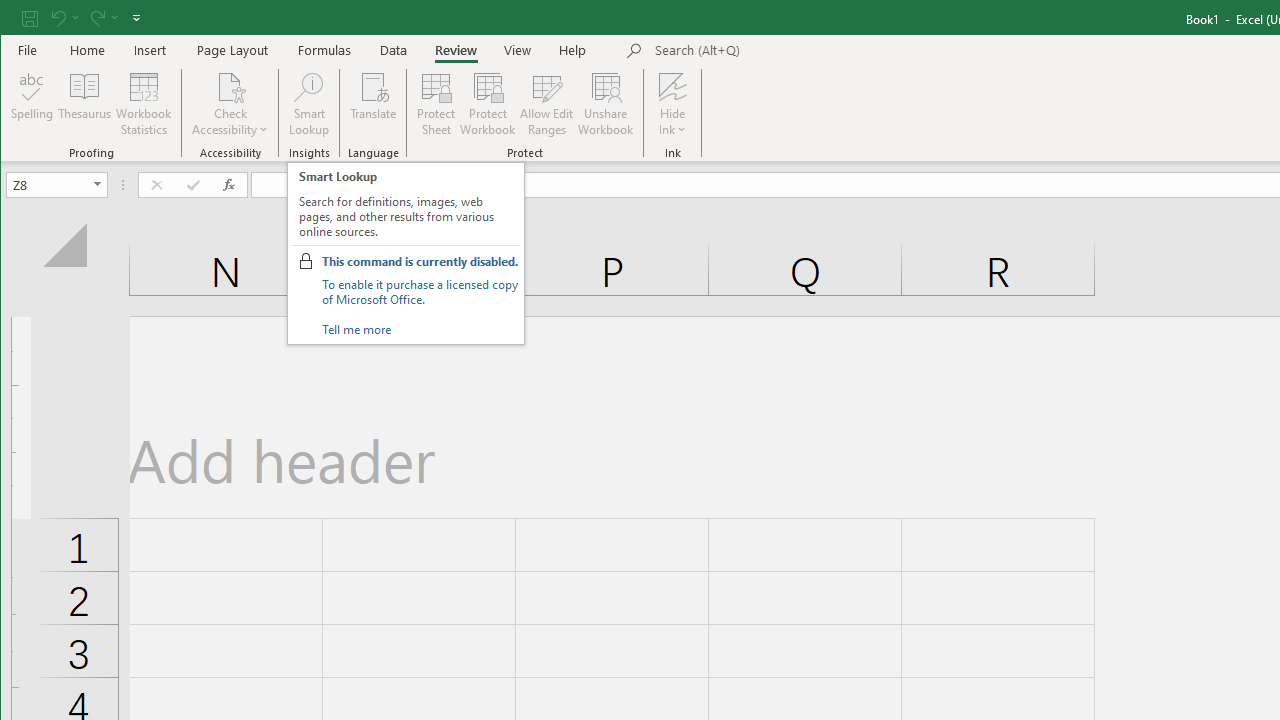 This screenshot has height=720, width=1280. What do you see at coordinates (547, 104) in the screenshot?
I see `'Allow Edit Ranges'` at bounding box center [547, 104].